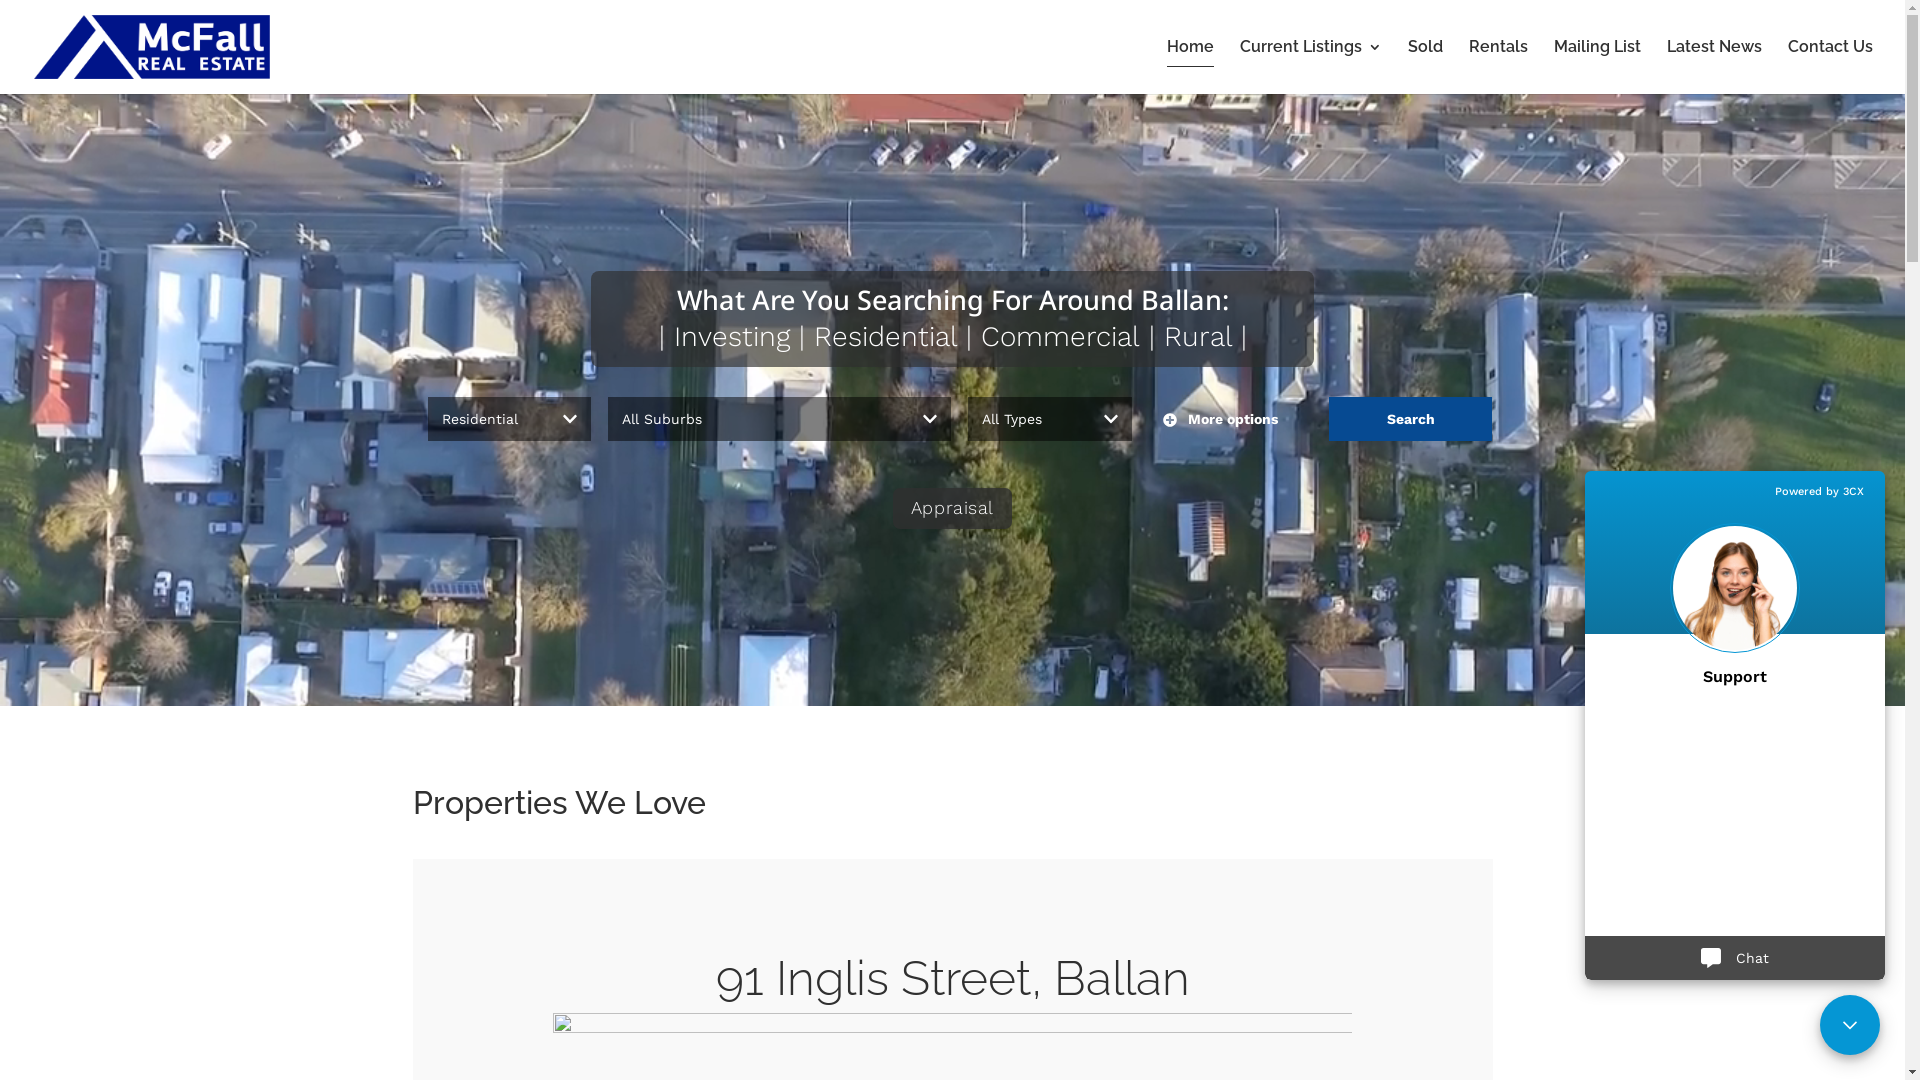 The image size is (1920, 1080). I want to click on 'Rentals', so click(1498, 65).